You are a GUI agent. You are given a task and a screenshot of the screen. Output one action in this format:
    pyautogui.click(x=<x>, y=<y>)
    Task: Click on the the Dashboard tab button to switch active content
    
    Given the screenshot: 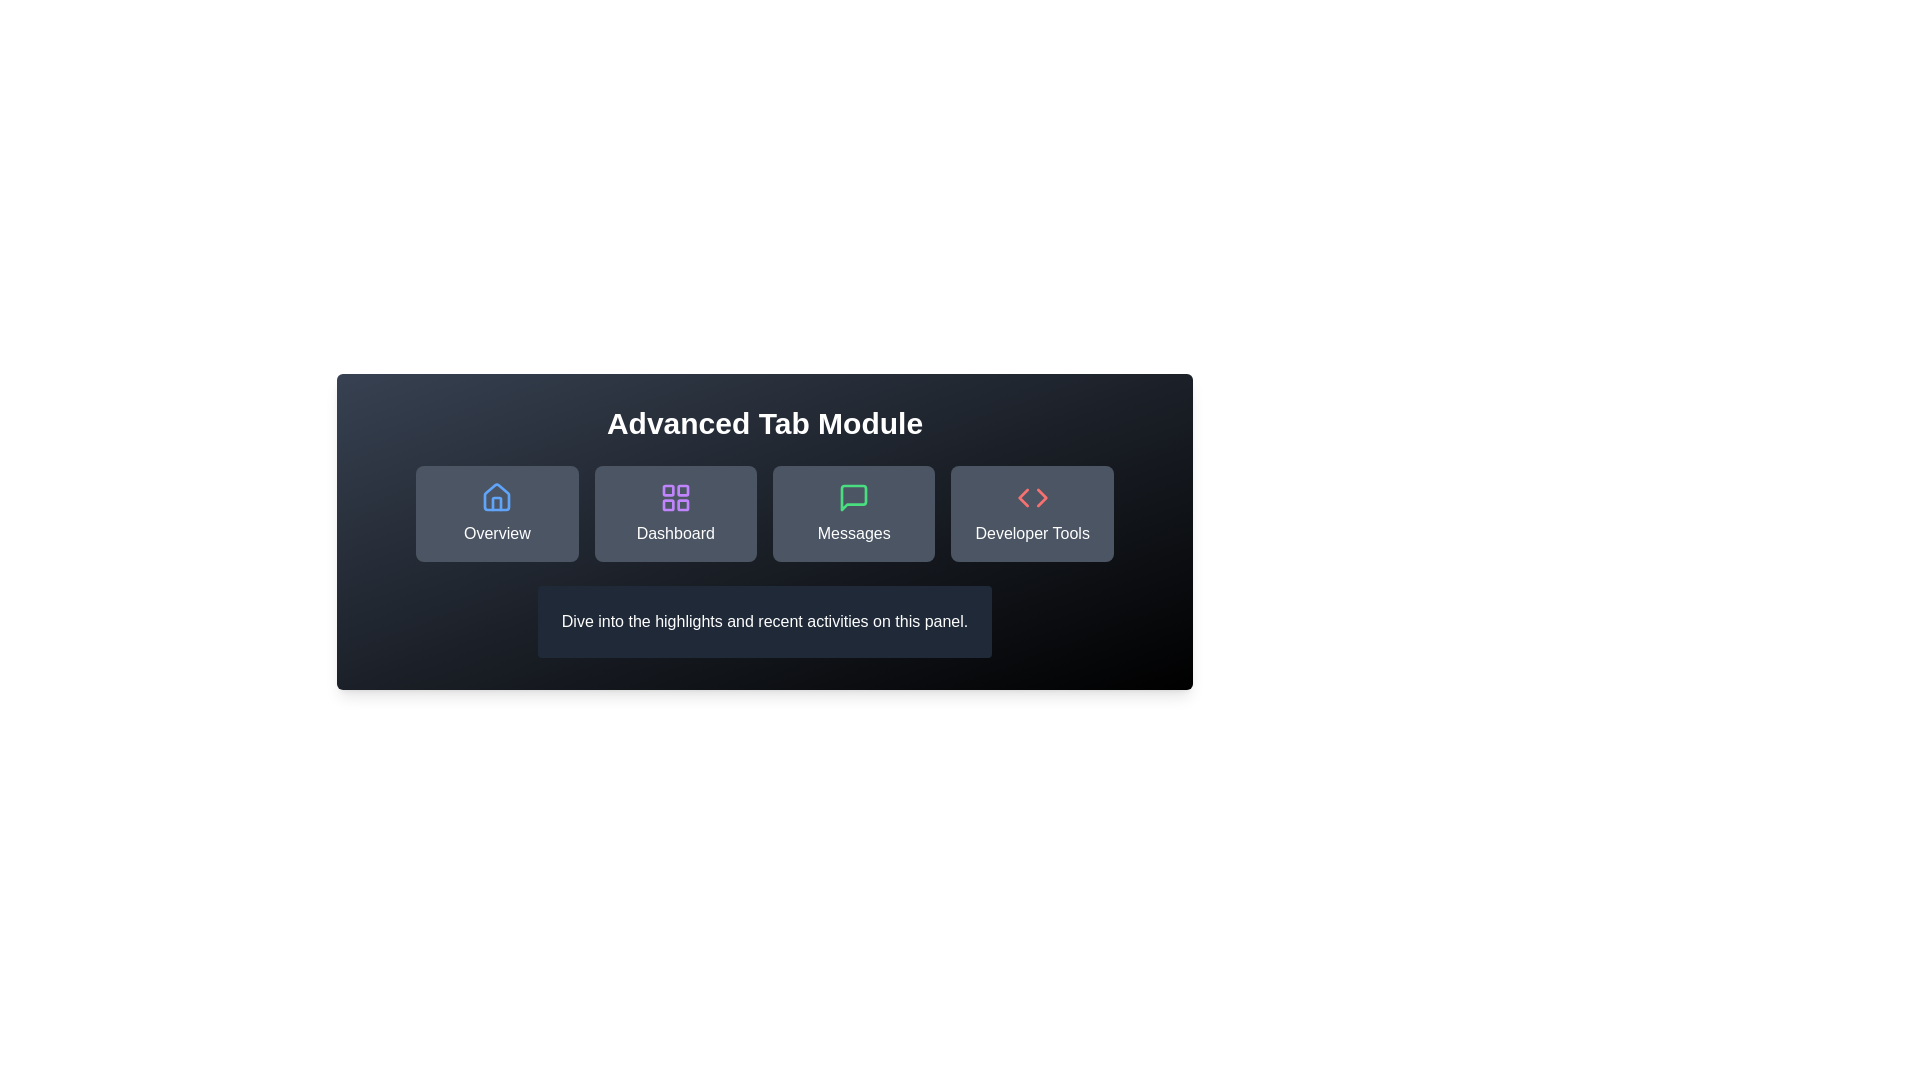 What is the action you would take?
    pyautogui.click(x=675, y=512)
    